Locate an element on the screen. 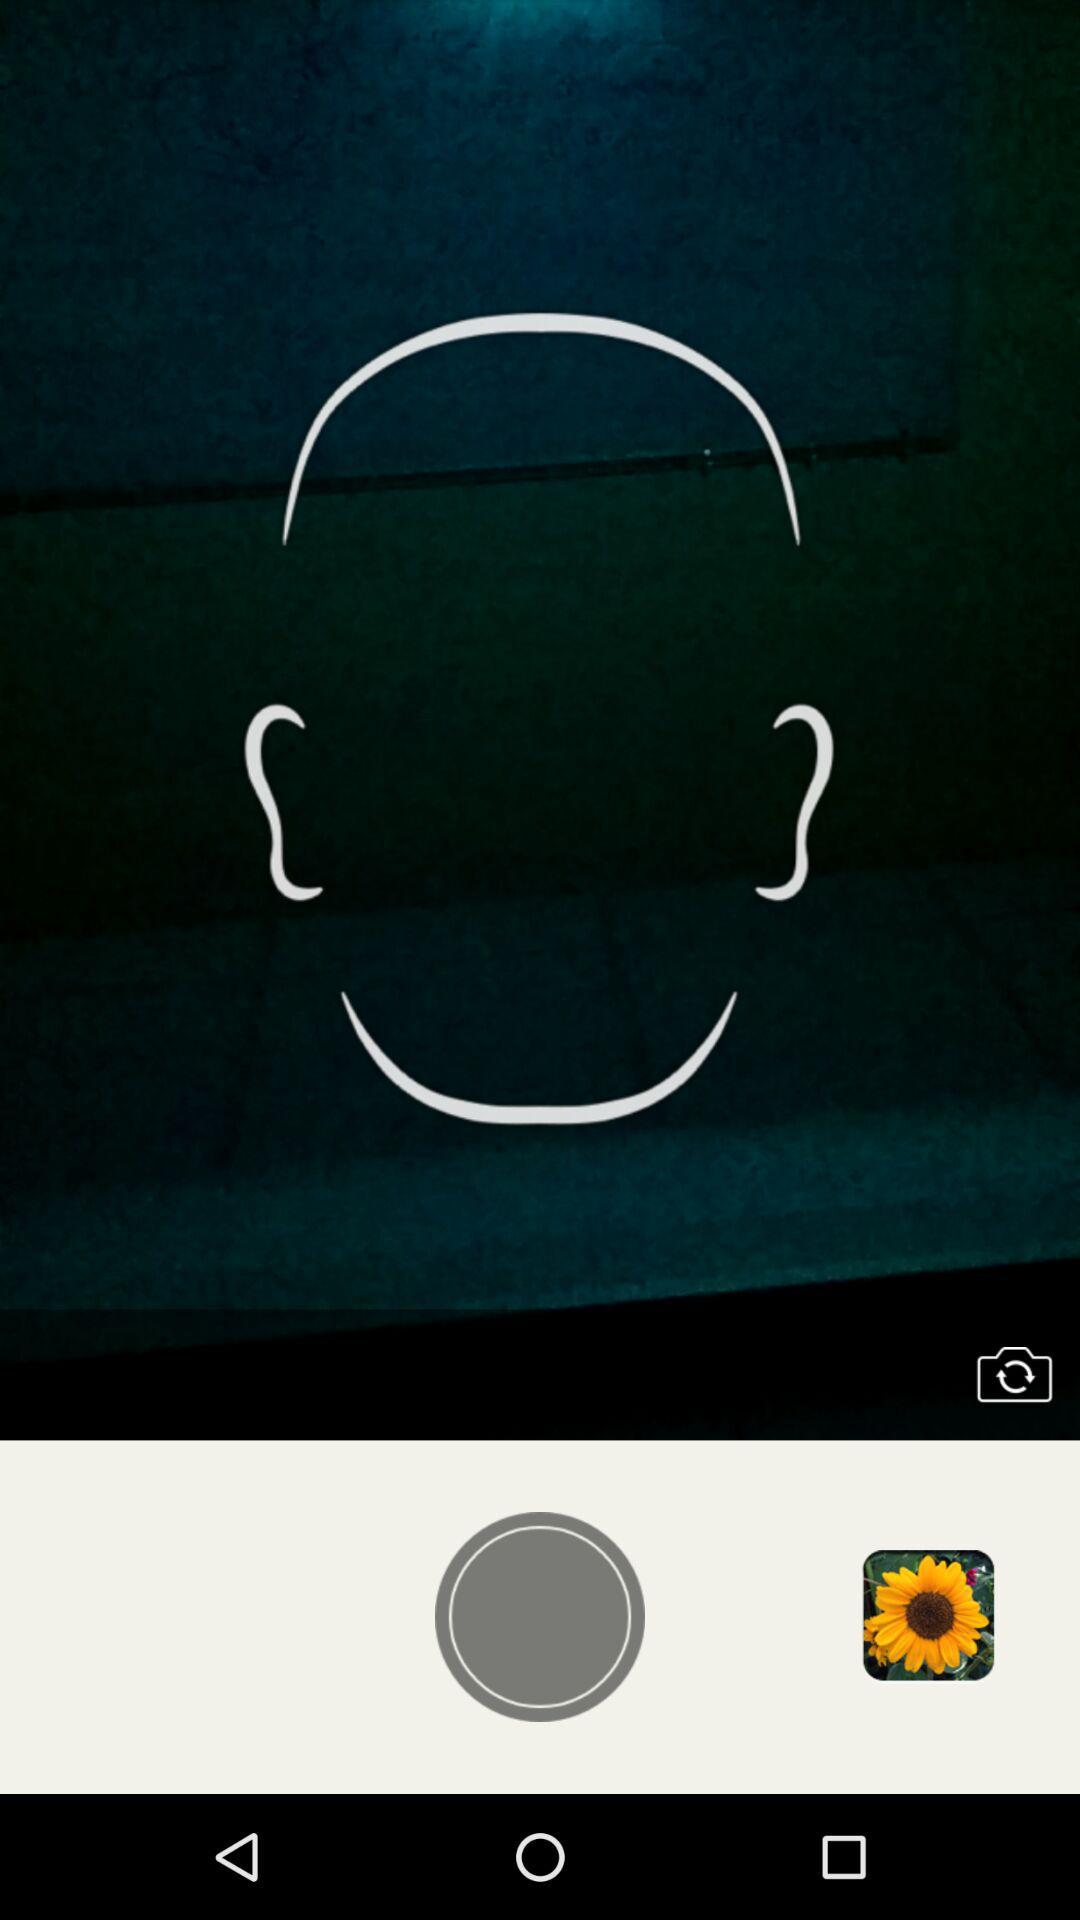 The height and width of the screenshot is (1920, 1080). the avatar icon is located at coordinates (540, 1729).